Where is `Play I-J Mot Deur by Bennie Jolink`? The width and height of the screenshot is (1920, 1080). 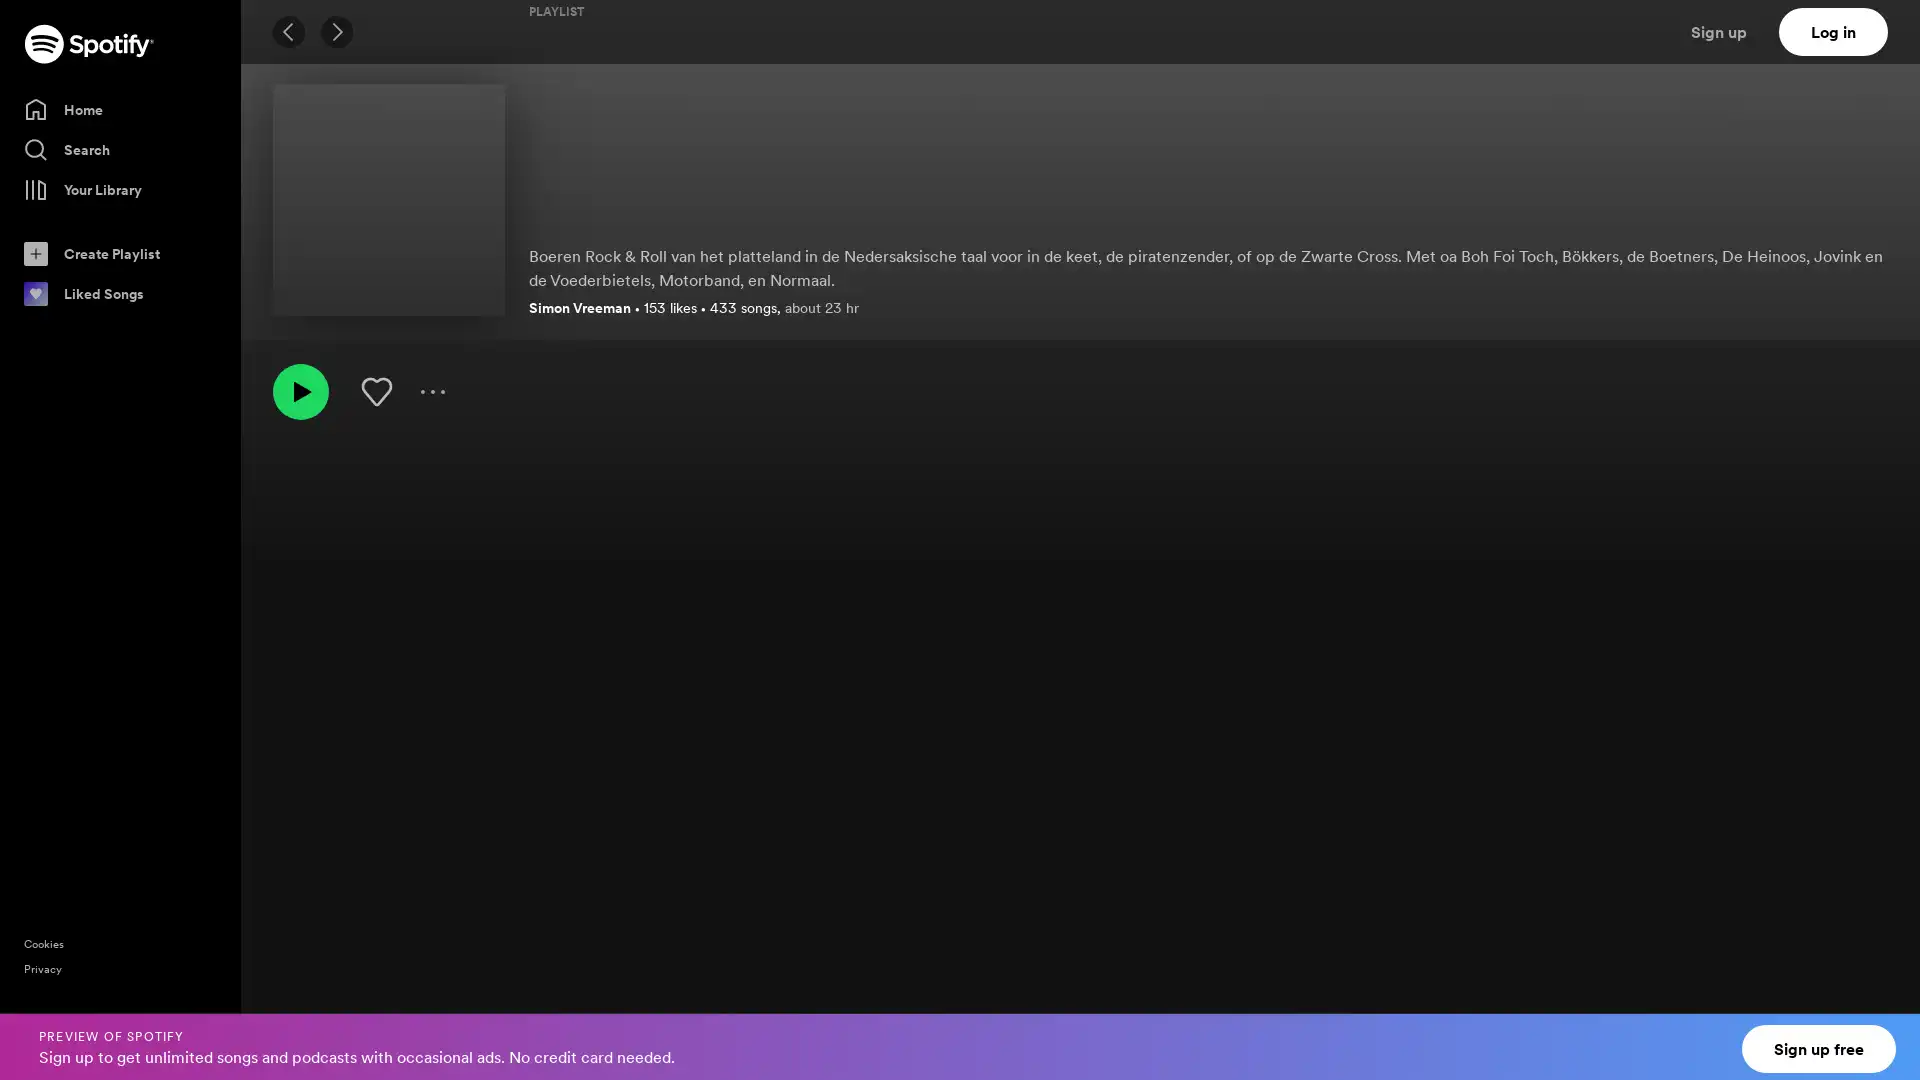 Play I-J Mot Deur by Bennie Jolink is located at coordinates (297, 805).